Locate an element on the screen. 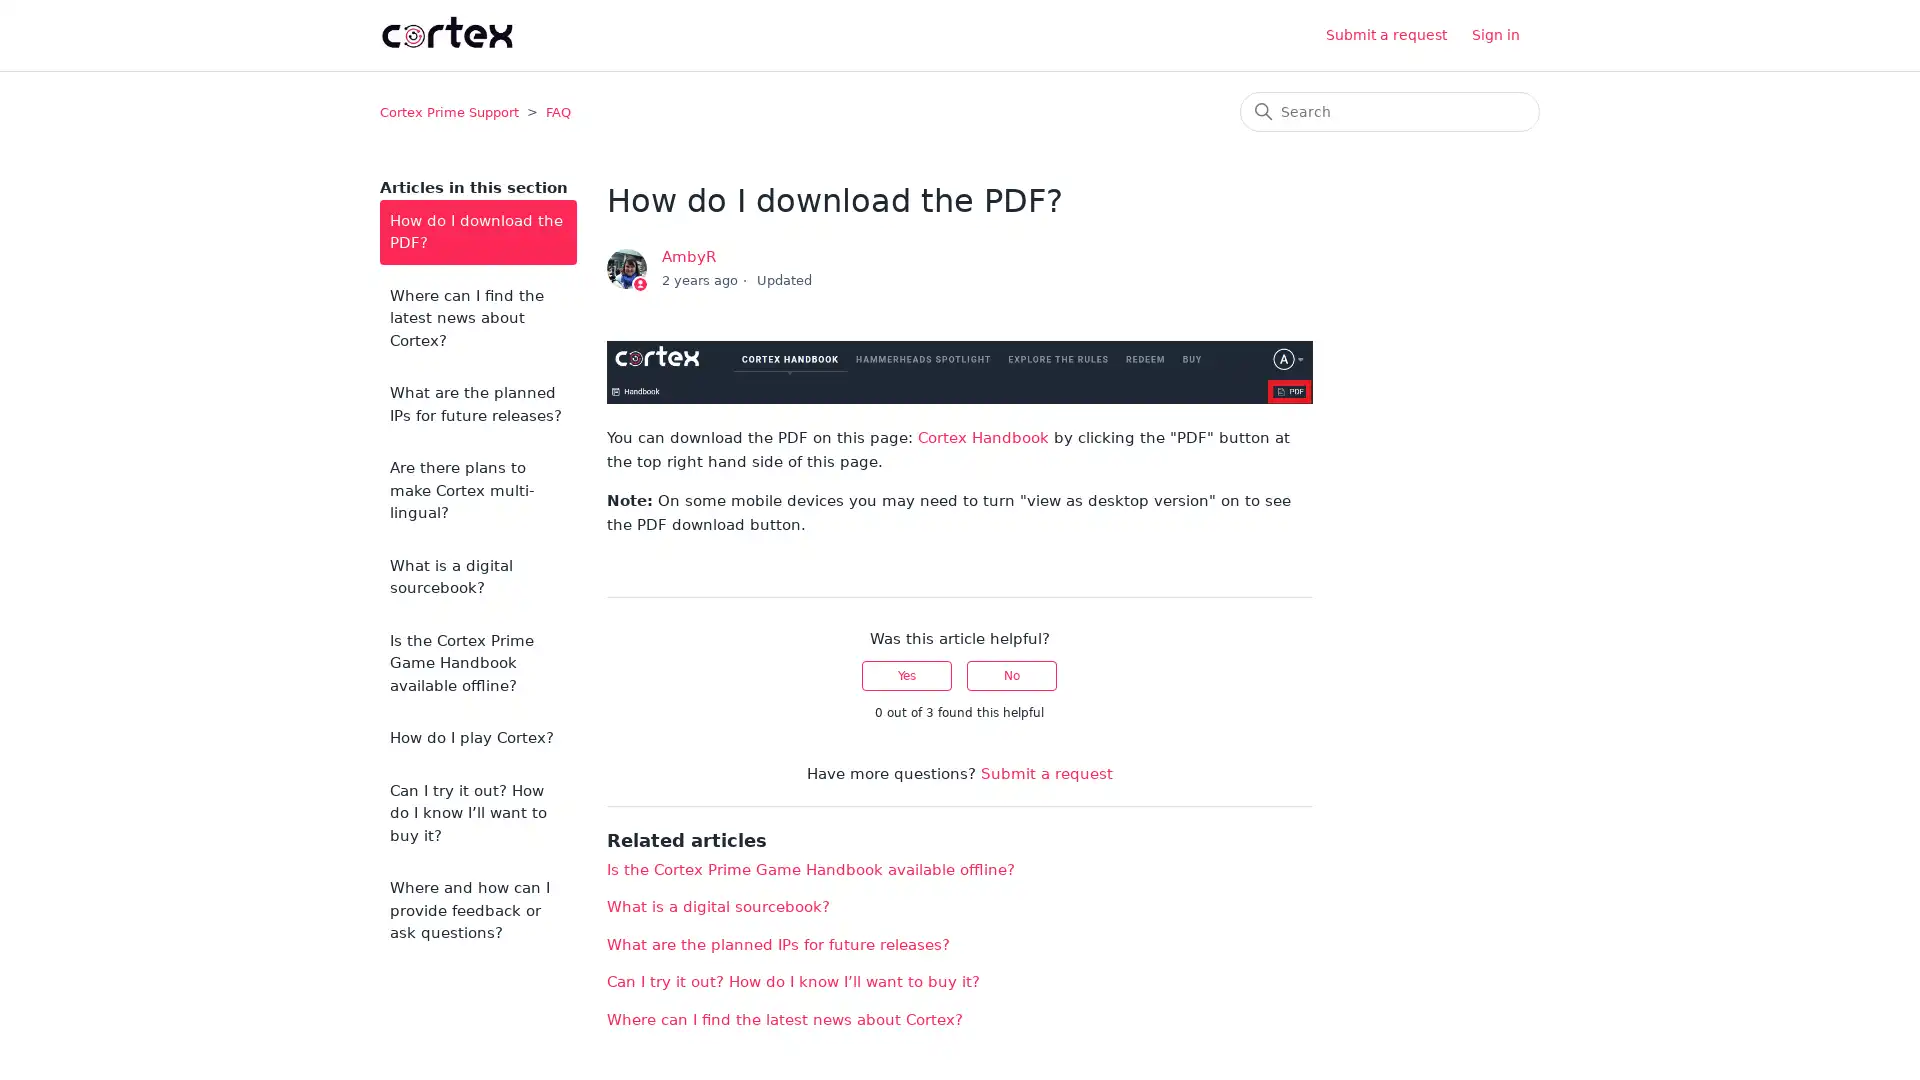 This screenshot has height=1080, width=1920. Sign in is located at coordinates (1506, 35).